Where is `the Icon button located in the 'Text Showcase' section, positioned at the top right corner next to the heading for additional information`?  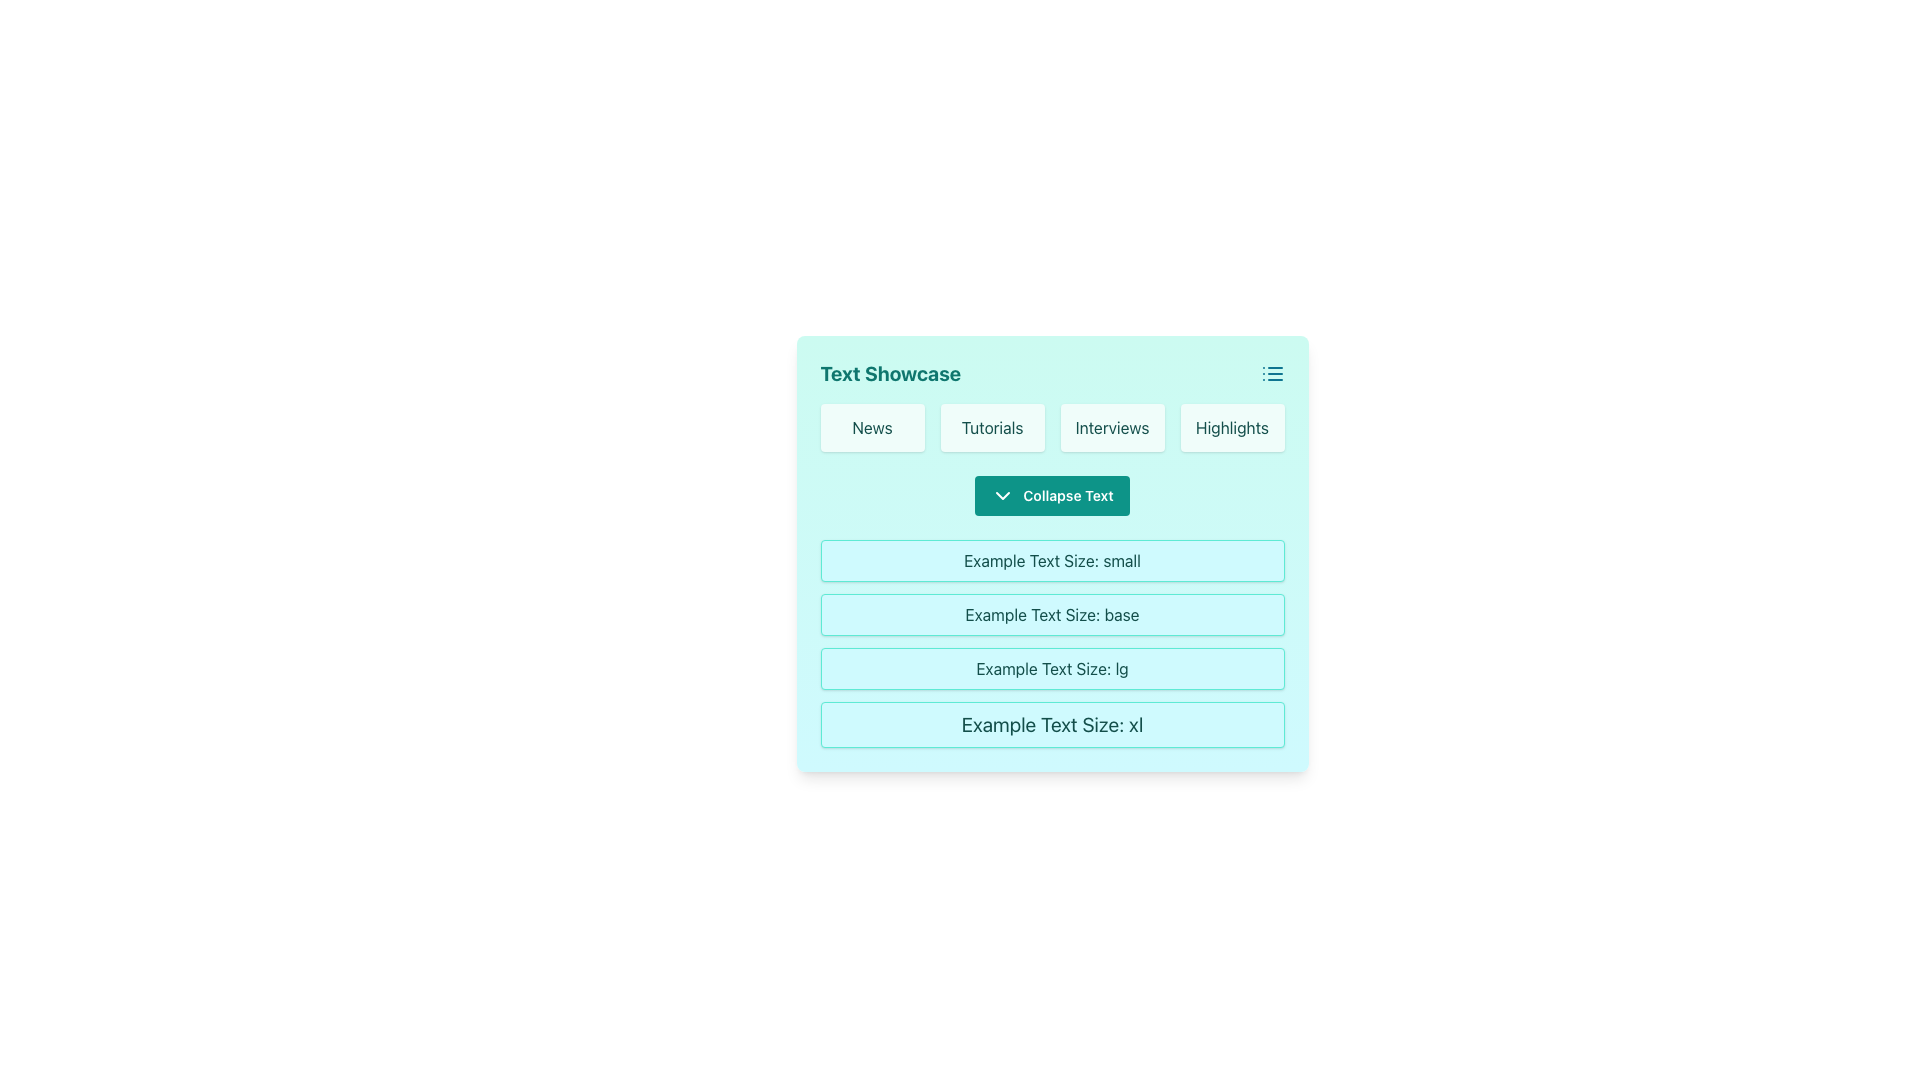
the Icon button located in the 'Text Showcase' section, positioned at the top right corner next to the heading for additional information is located at coordinates (1271, 374).